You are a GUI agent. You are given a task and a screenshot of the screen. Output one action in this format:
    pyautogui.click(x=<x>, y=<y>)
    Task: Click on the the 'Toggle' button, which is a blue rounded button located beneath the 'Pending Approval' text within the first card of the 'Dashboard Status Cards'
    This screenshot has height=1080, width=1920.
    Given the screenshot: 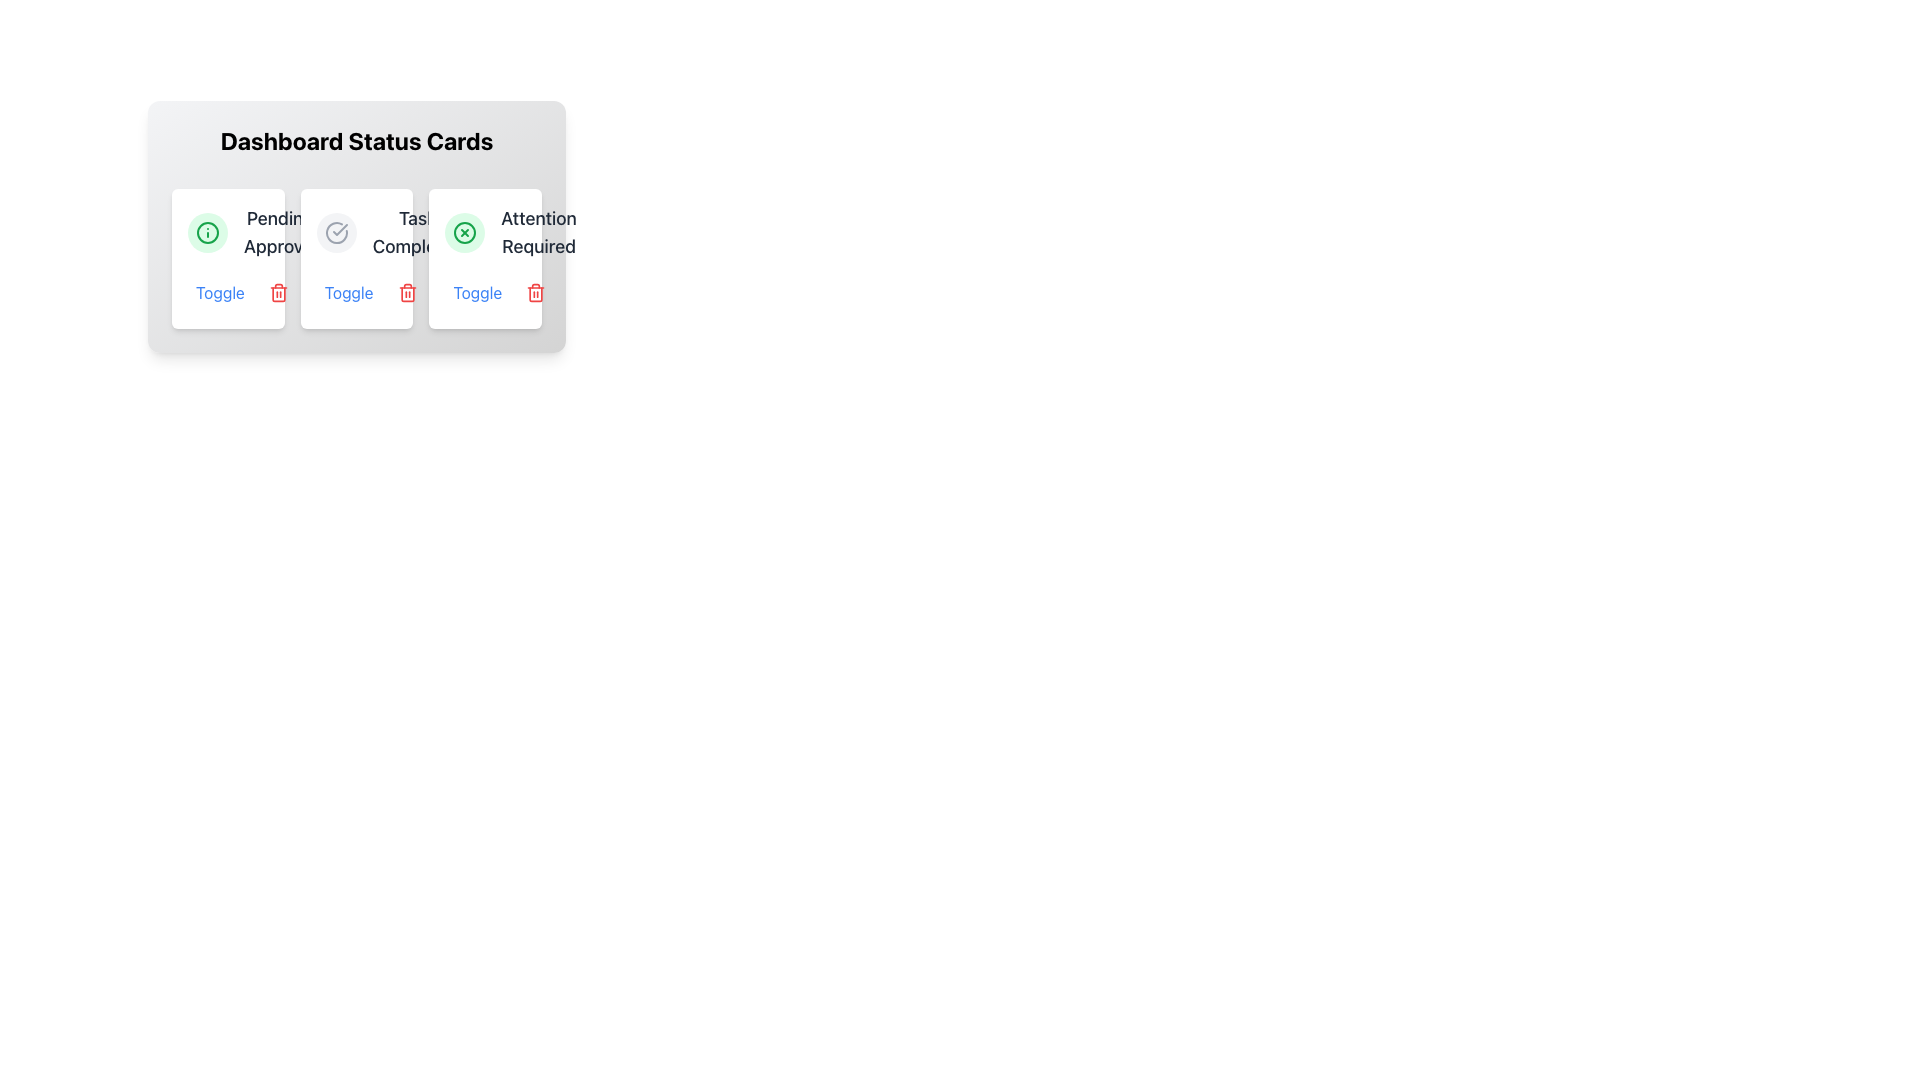 What is the action you would take?
    pyautogui.click(x=228, y=293)
    